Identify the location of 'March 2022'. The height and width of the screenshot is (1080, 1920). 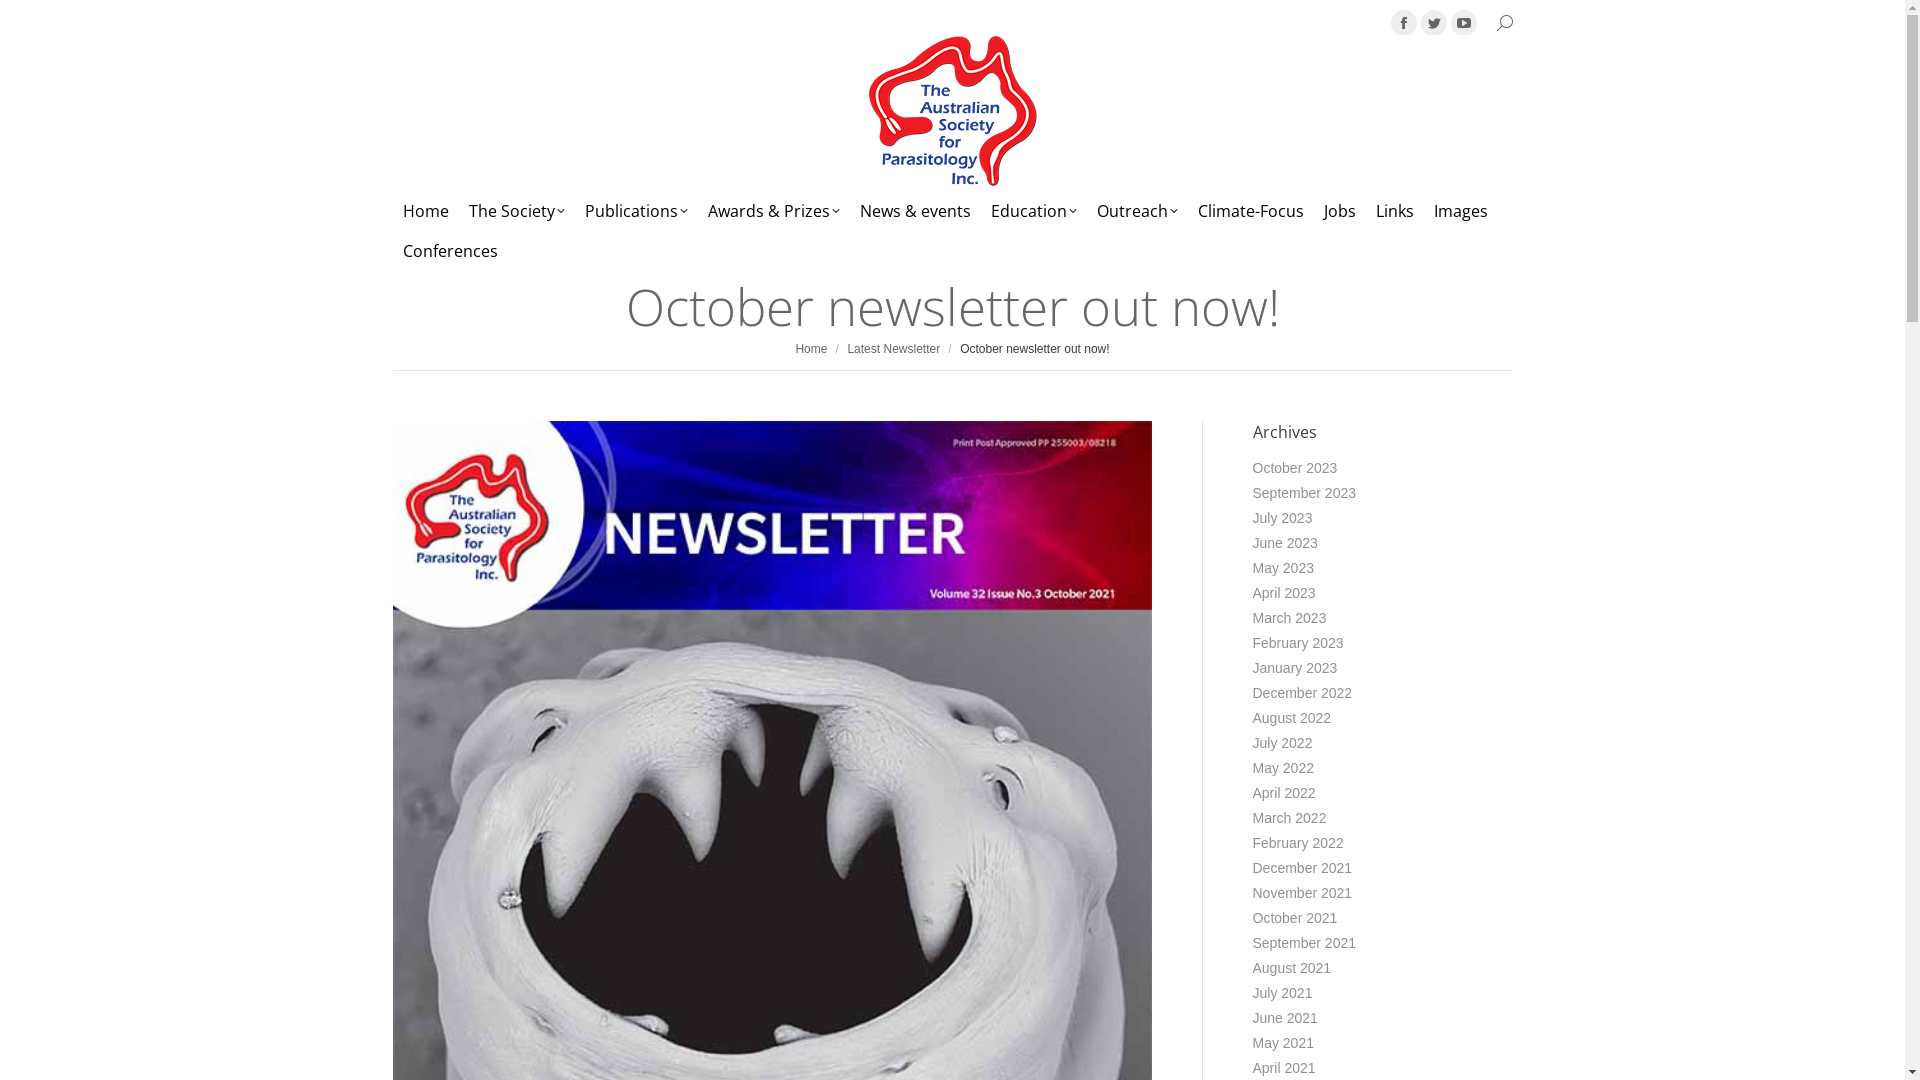
(1289, 817).